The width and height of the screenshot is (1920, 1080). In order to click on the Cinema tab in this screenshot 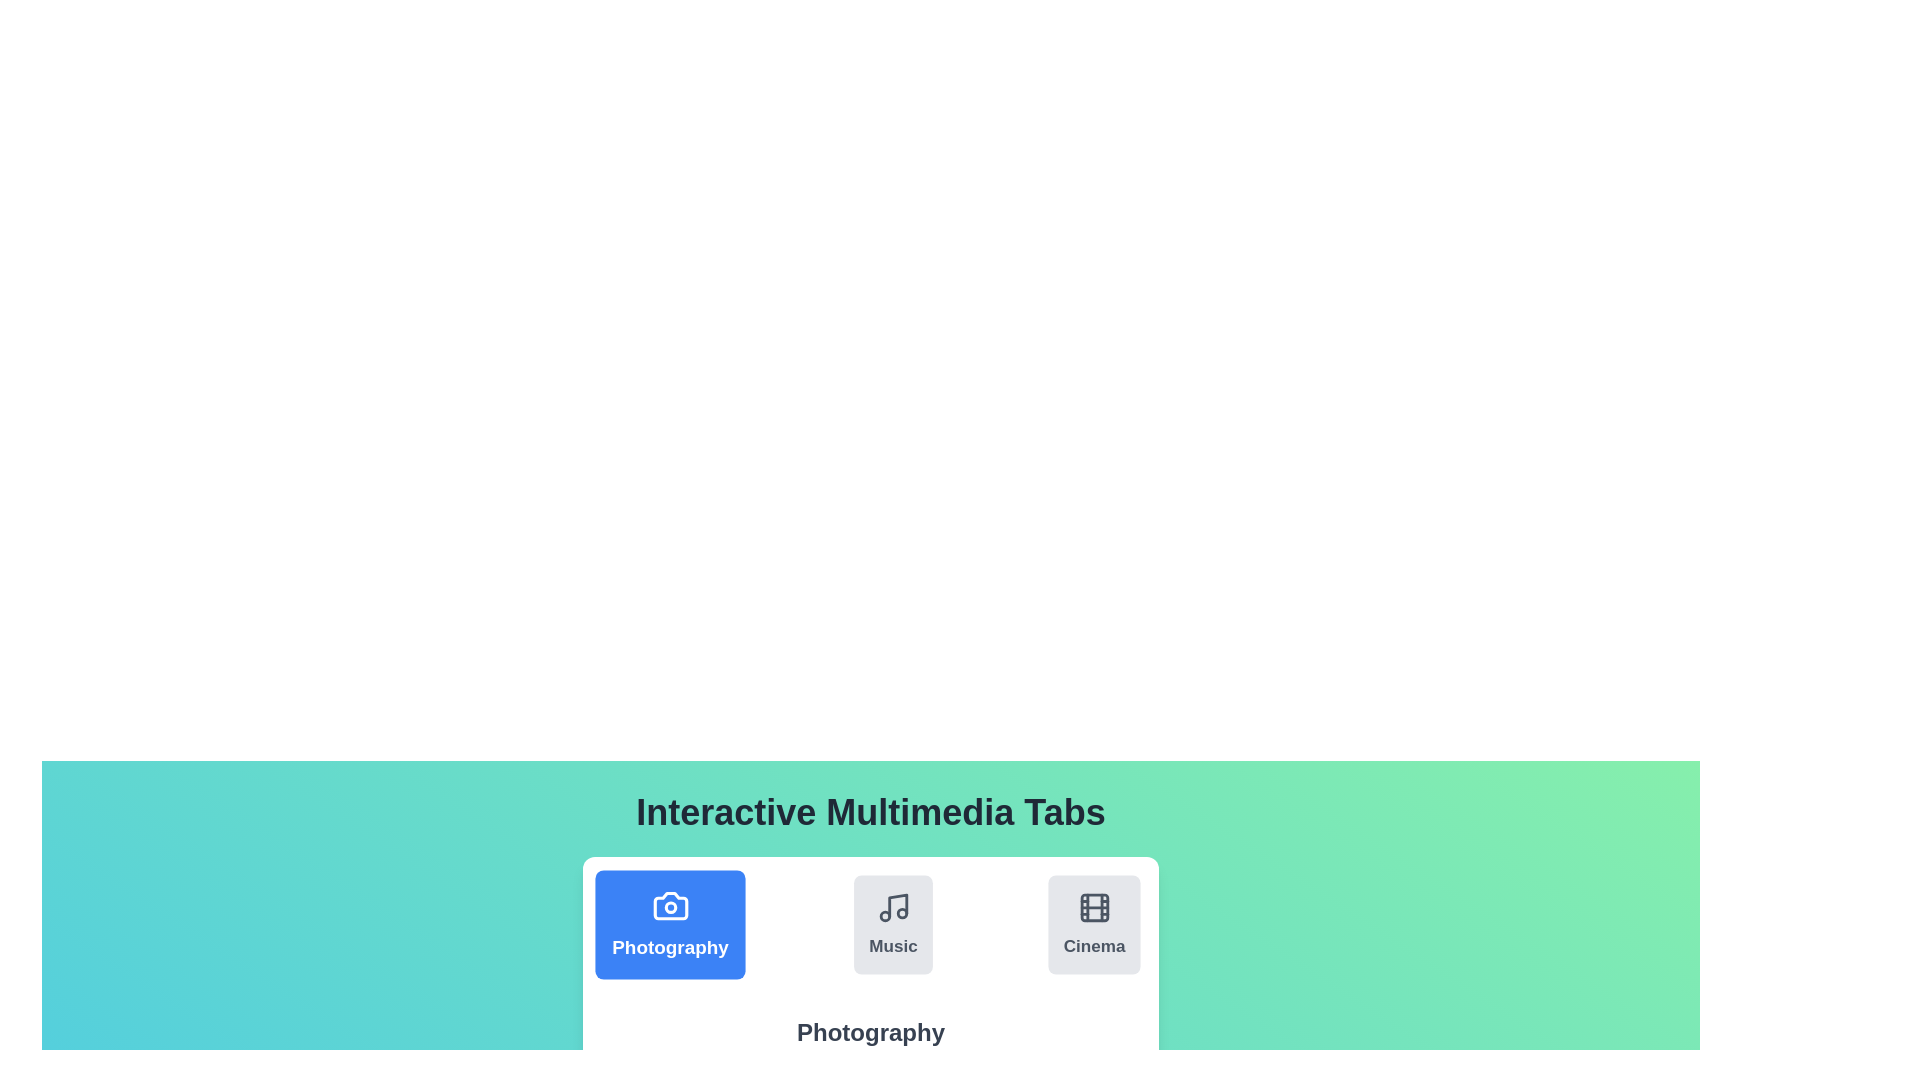, I will do `click(1093, 925)`.